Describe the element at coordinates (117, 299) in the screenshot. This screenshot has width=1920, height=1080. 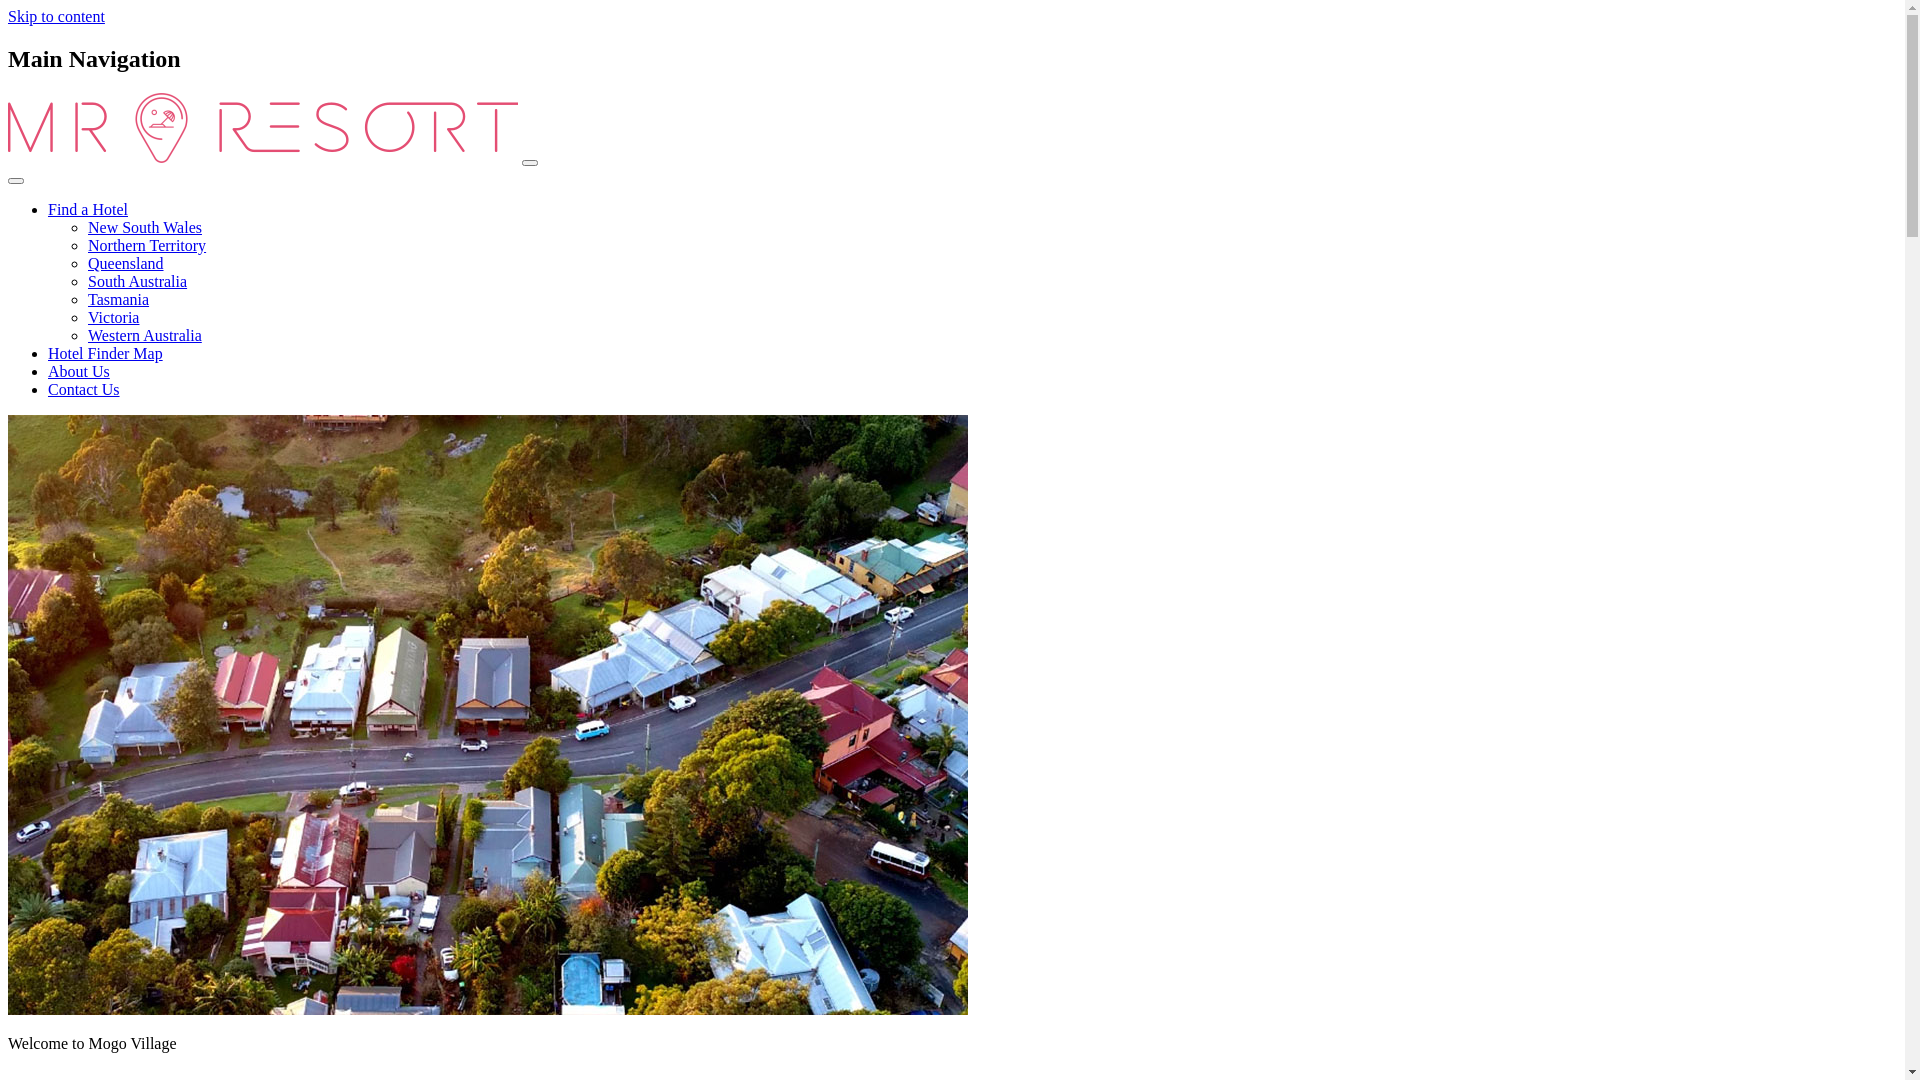
I see `'Tasmania'` at that location.